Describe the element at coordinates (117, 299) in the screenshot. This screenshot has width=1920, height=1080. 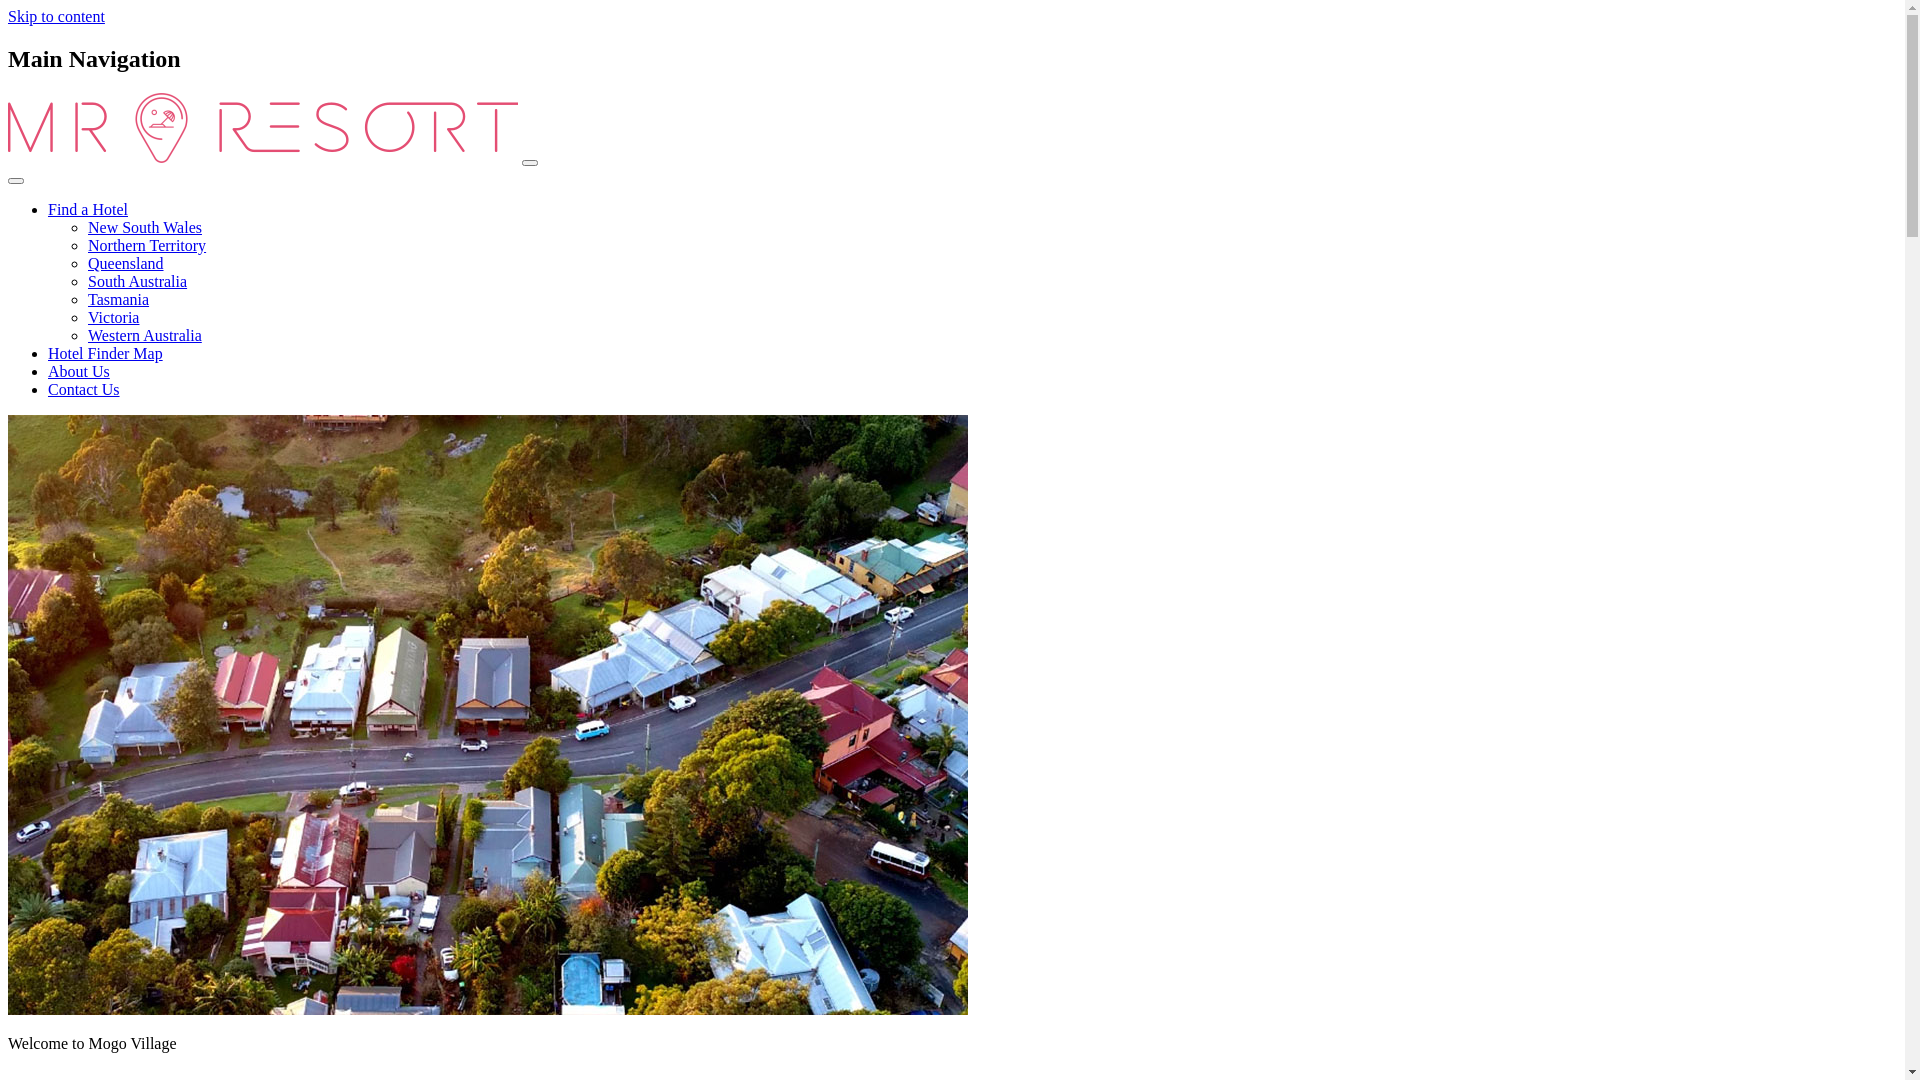
I see `'Tasmania'` at that location.